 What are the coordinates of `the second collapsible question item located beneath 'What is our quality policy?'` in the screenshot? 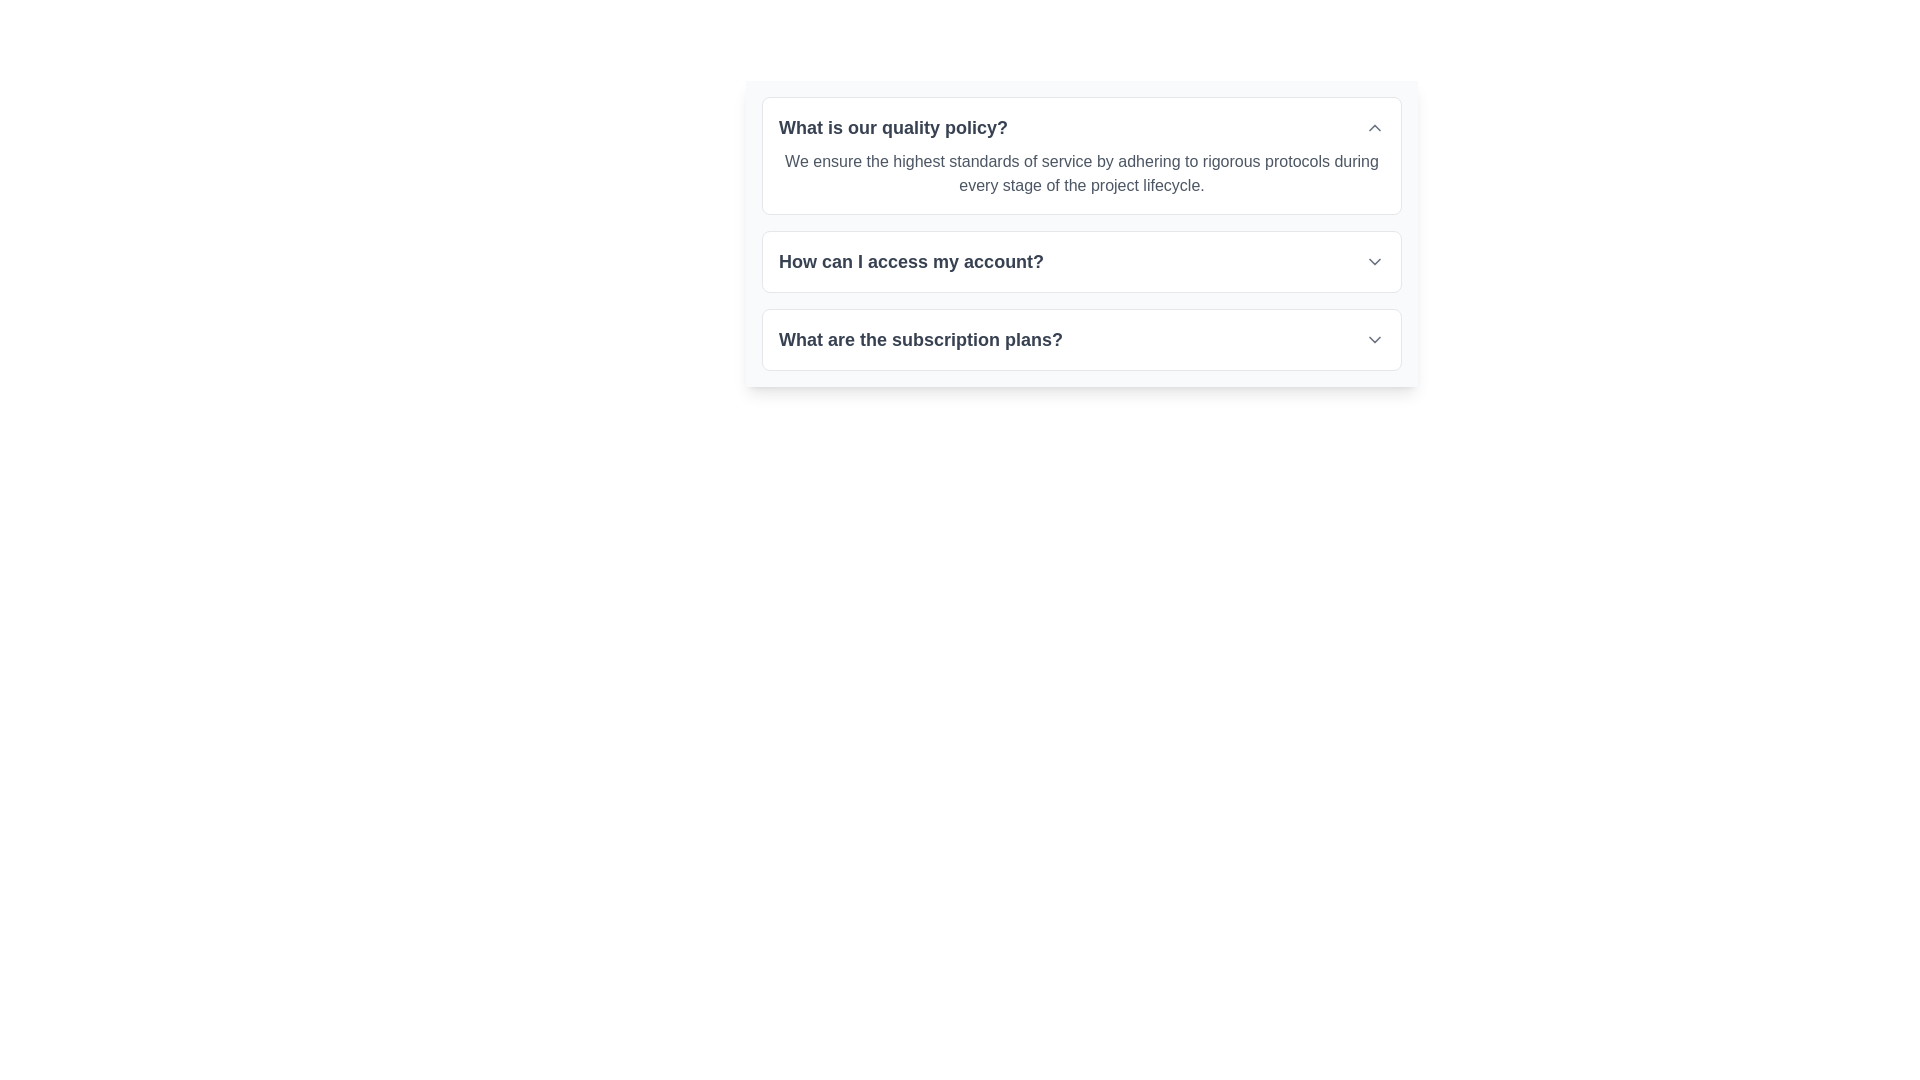 It's located at (1080, 261).